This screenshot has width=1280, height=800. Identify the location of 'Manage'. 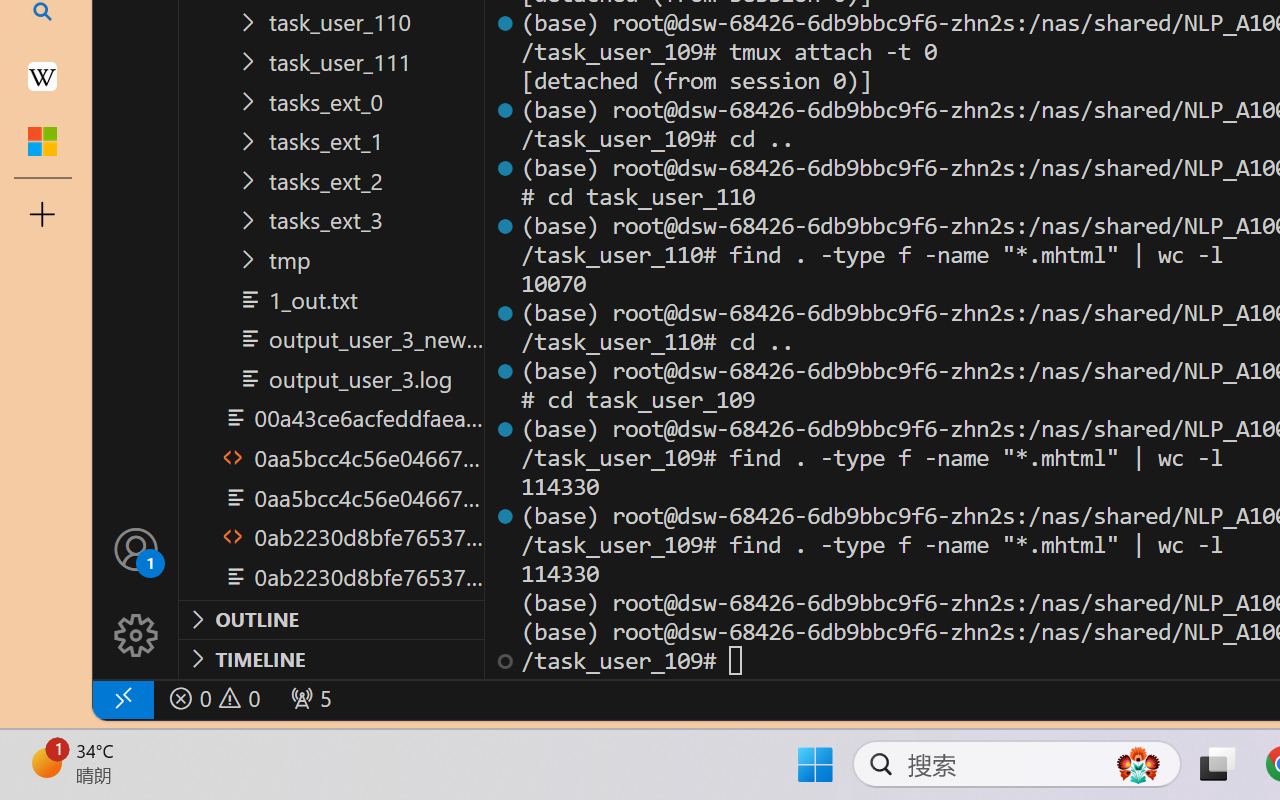
(134, 591).